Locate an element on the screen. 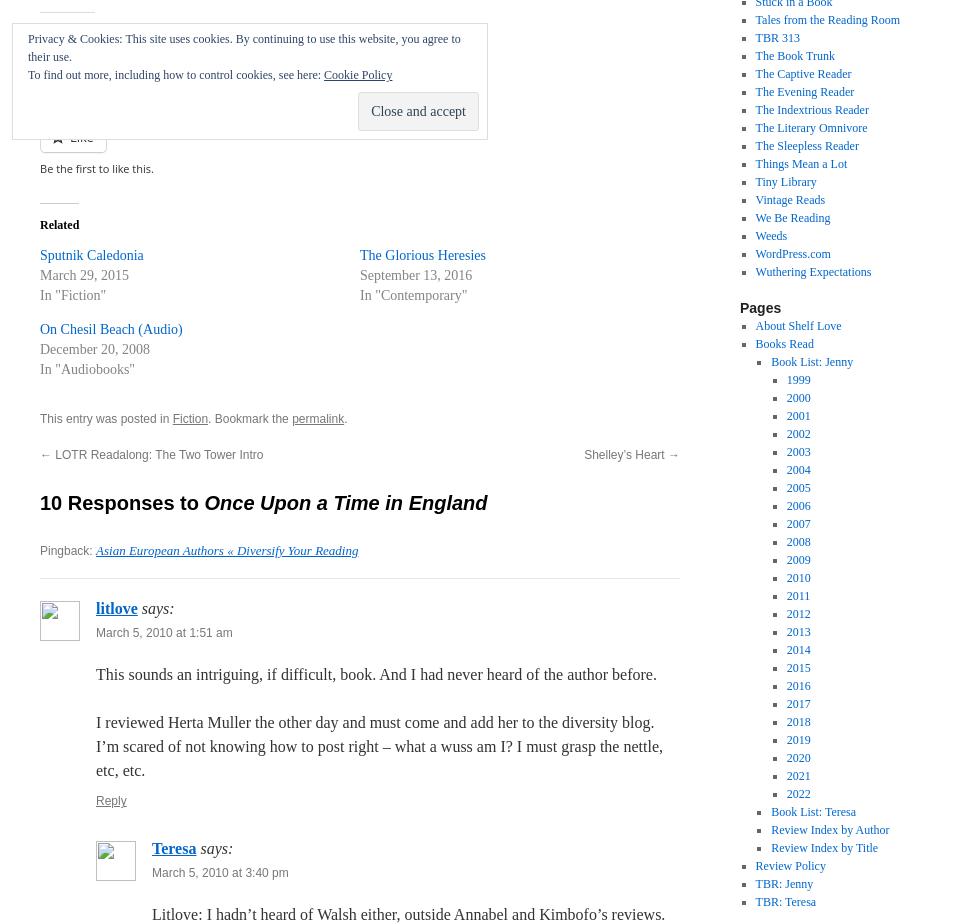  'Teresa' is located at coordinates (151, 848).